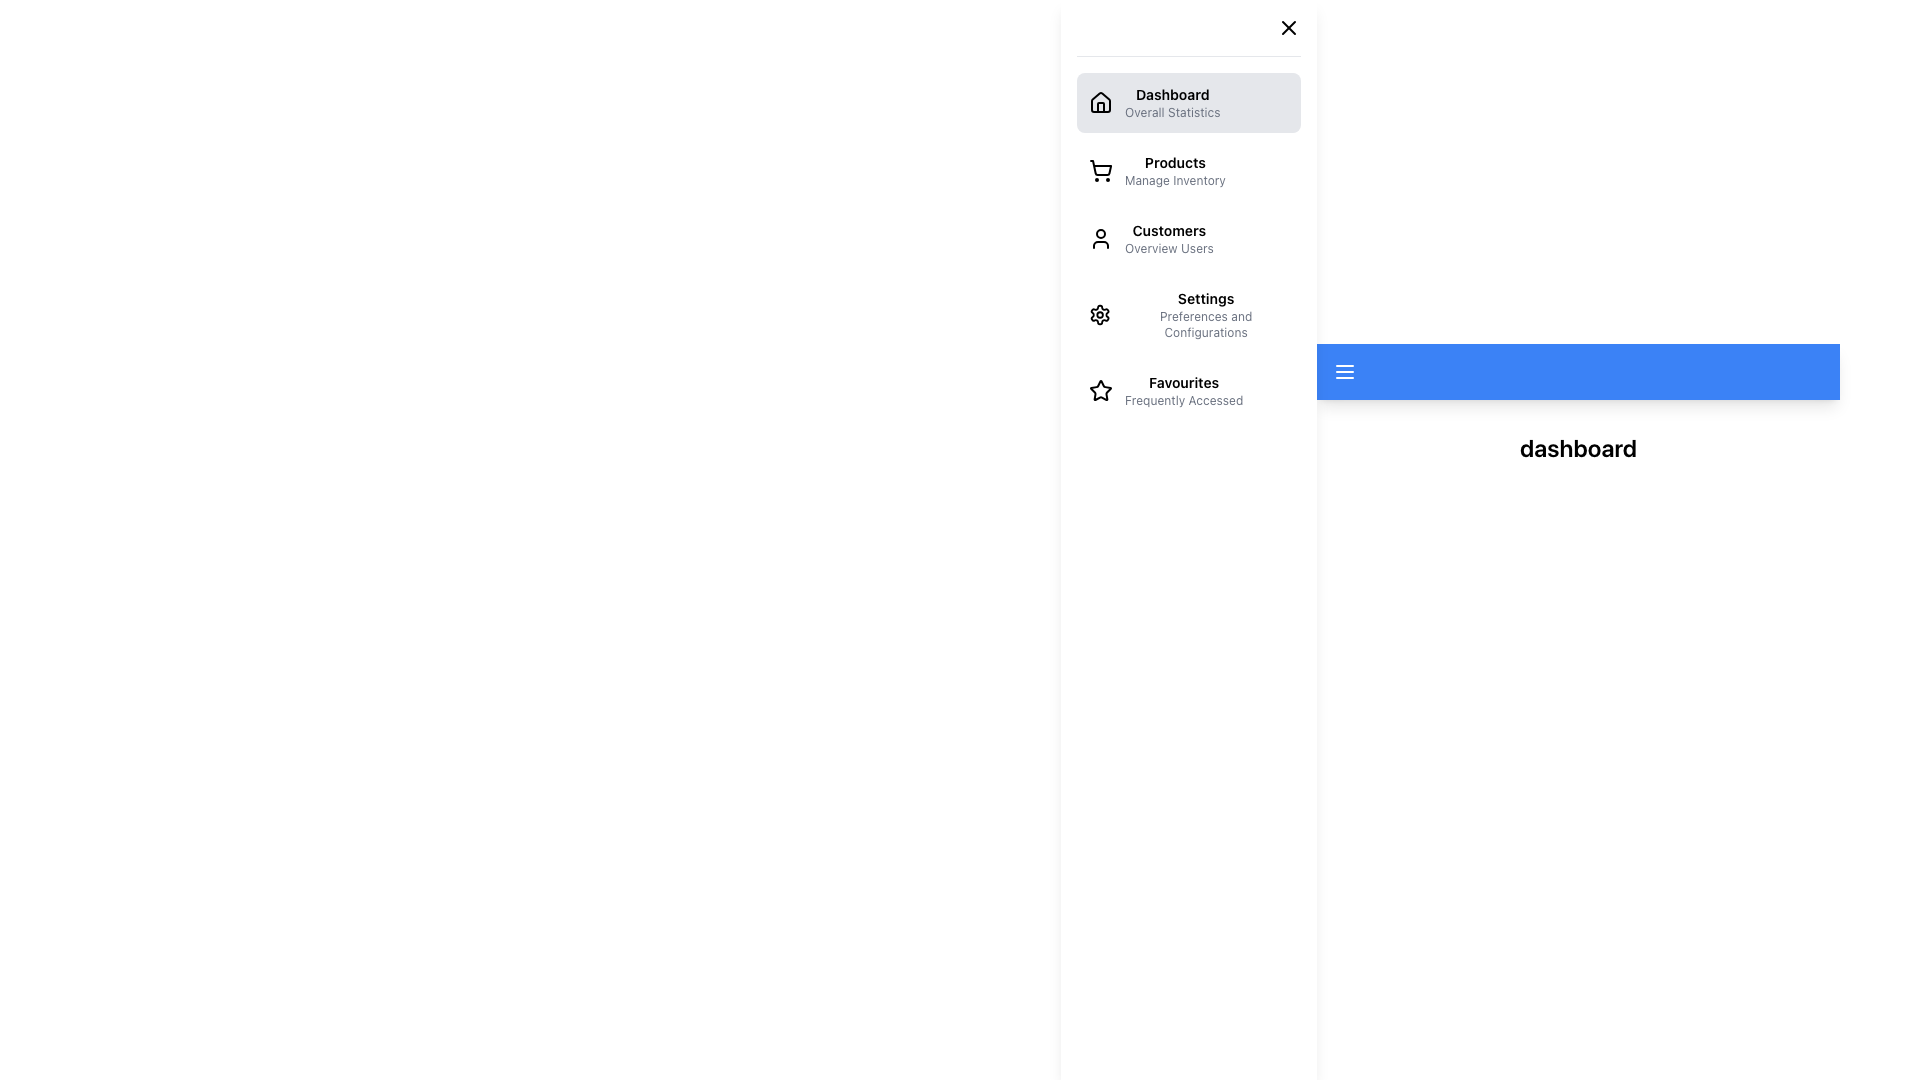 The image size is (1920, 1080). Describe the element at coordinates (1189, 390) in the screenshot. I see `the 'Favourites' list item in the left-side navigation panel` at that location.